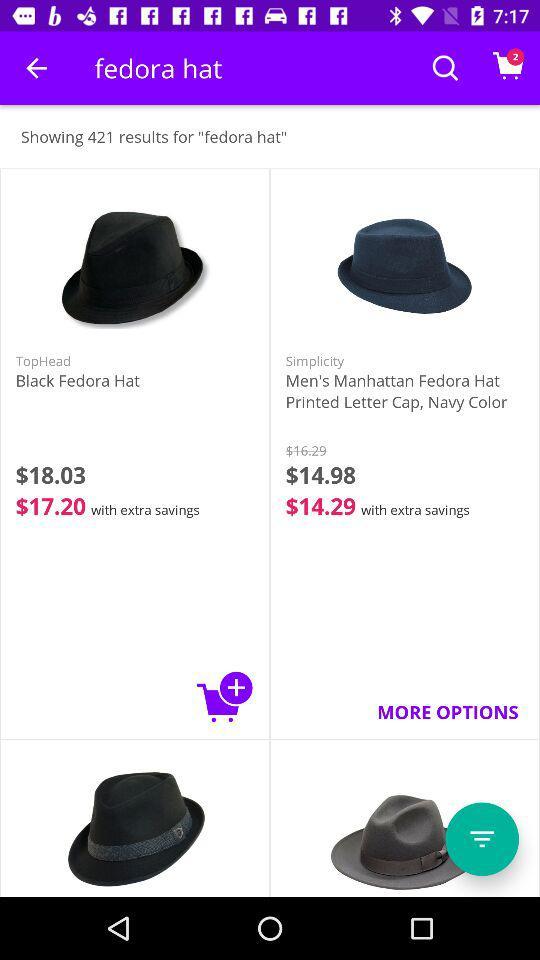 This screenshot has height=960, width=540. Describe the element at coordinates (224, 696) in the screenshot. I see `to cart` at that location.